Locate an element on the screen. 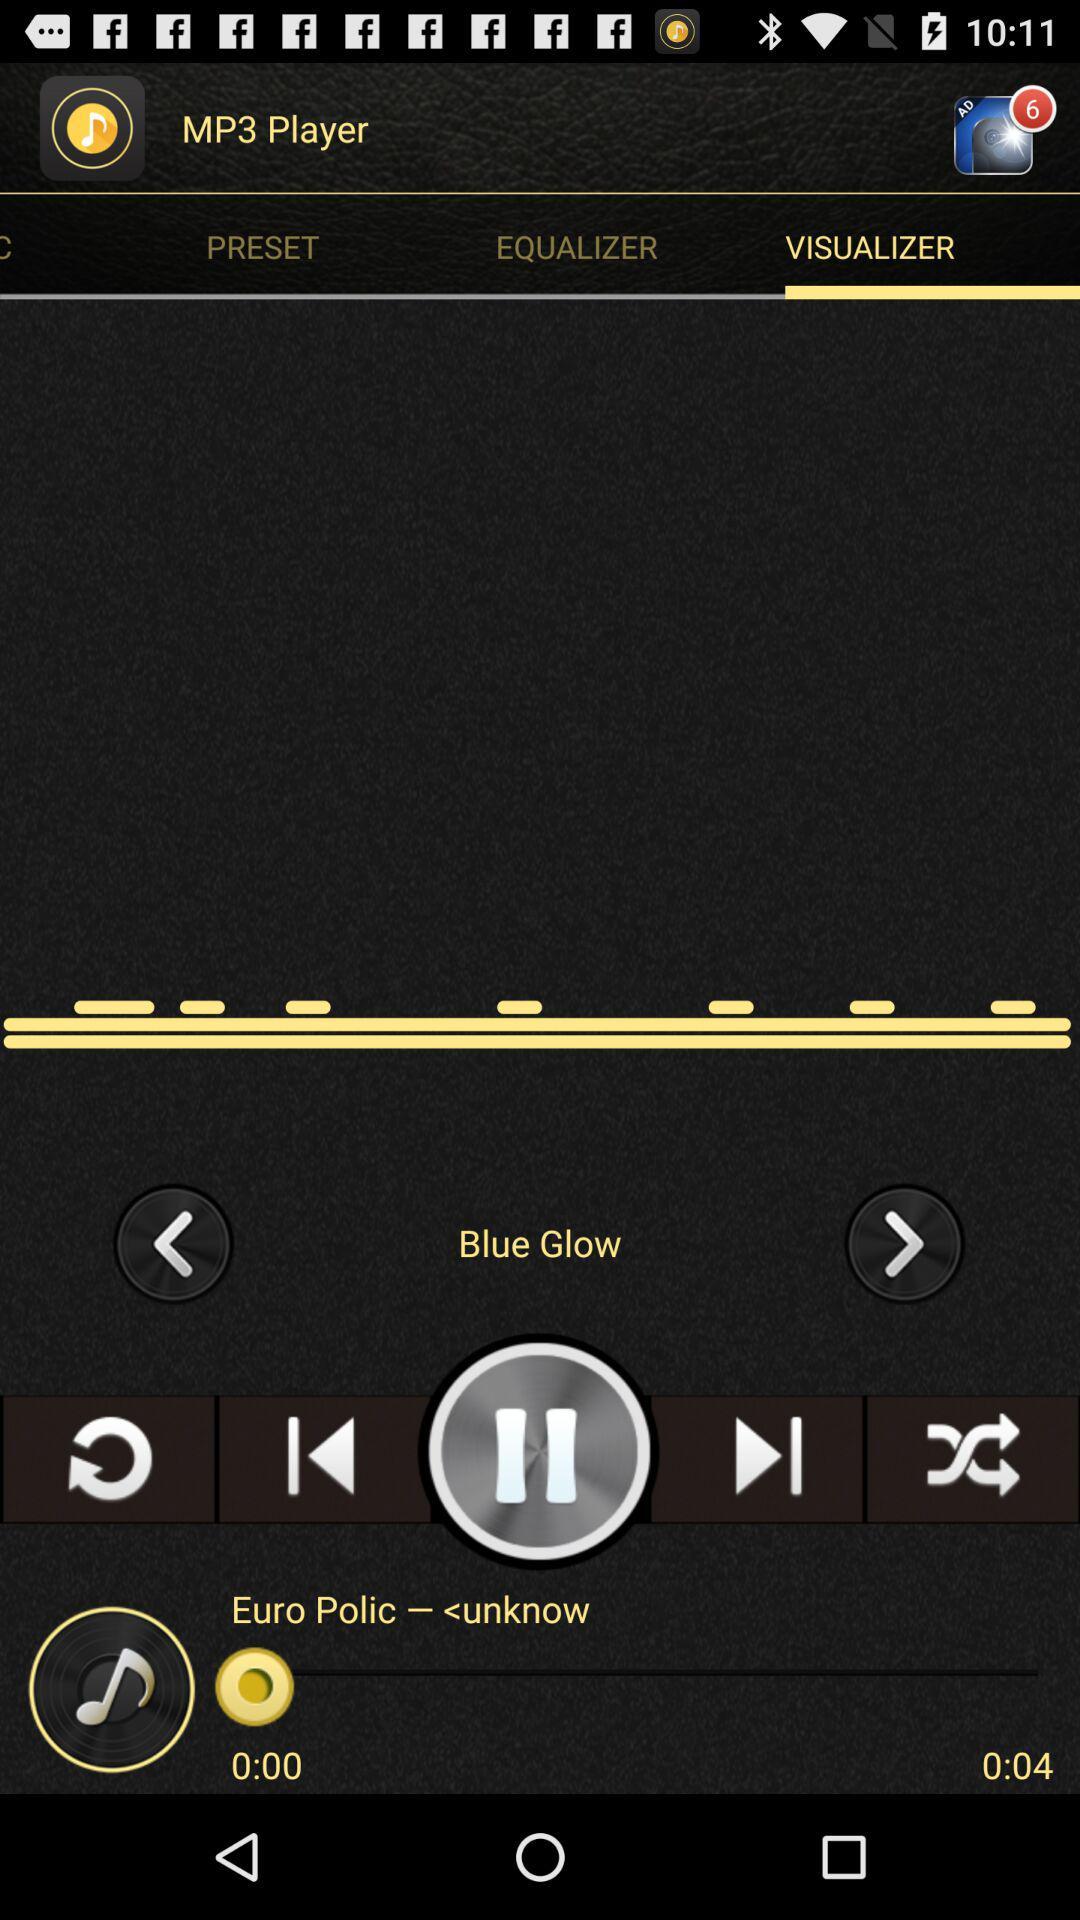 Image resolution: width=1080 pixels, height=1920 pixels. equalizer radio button is located at coordinates (645, 245).